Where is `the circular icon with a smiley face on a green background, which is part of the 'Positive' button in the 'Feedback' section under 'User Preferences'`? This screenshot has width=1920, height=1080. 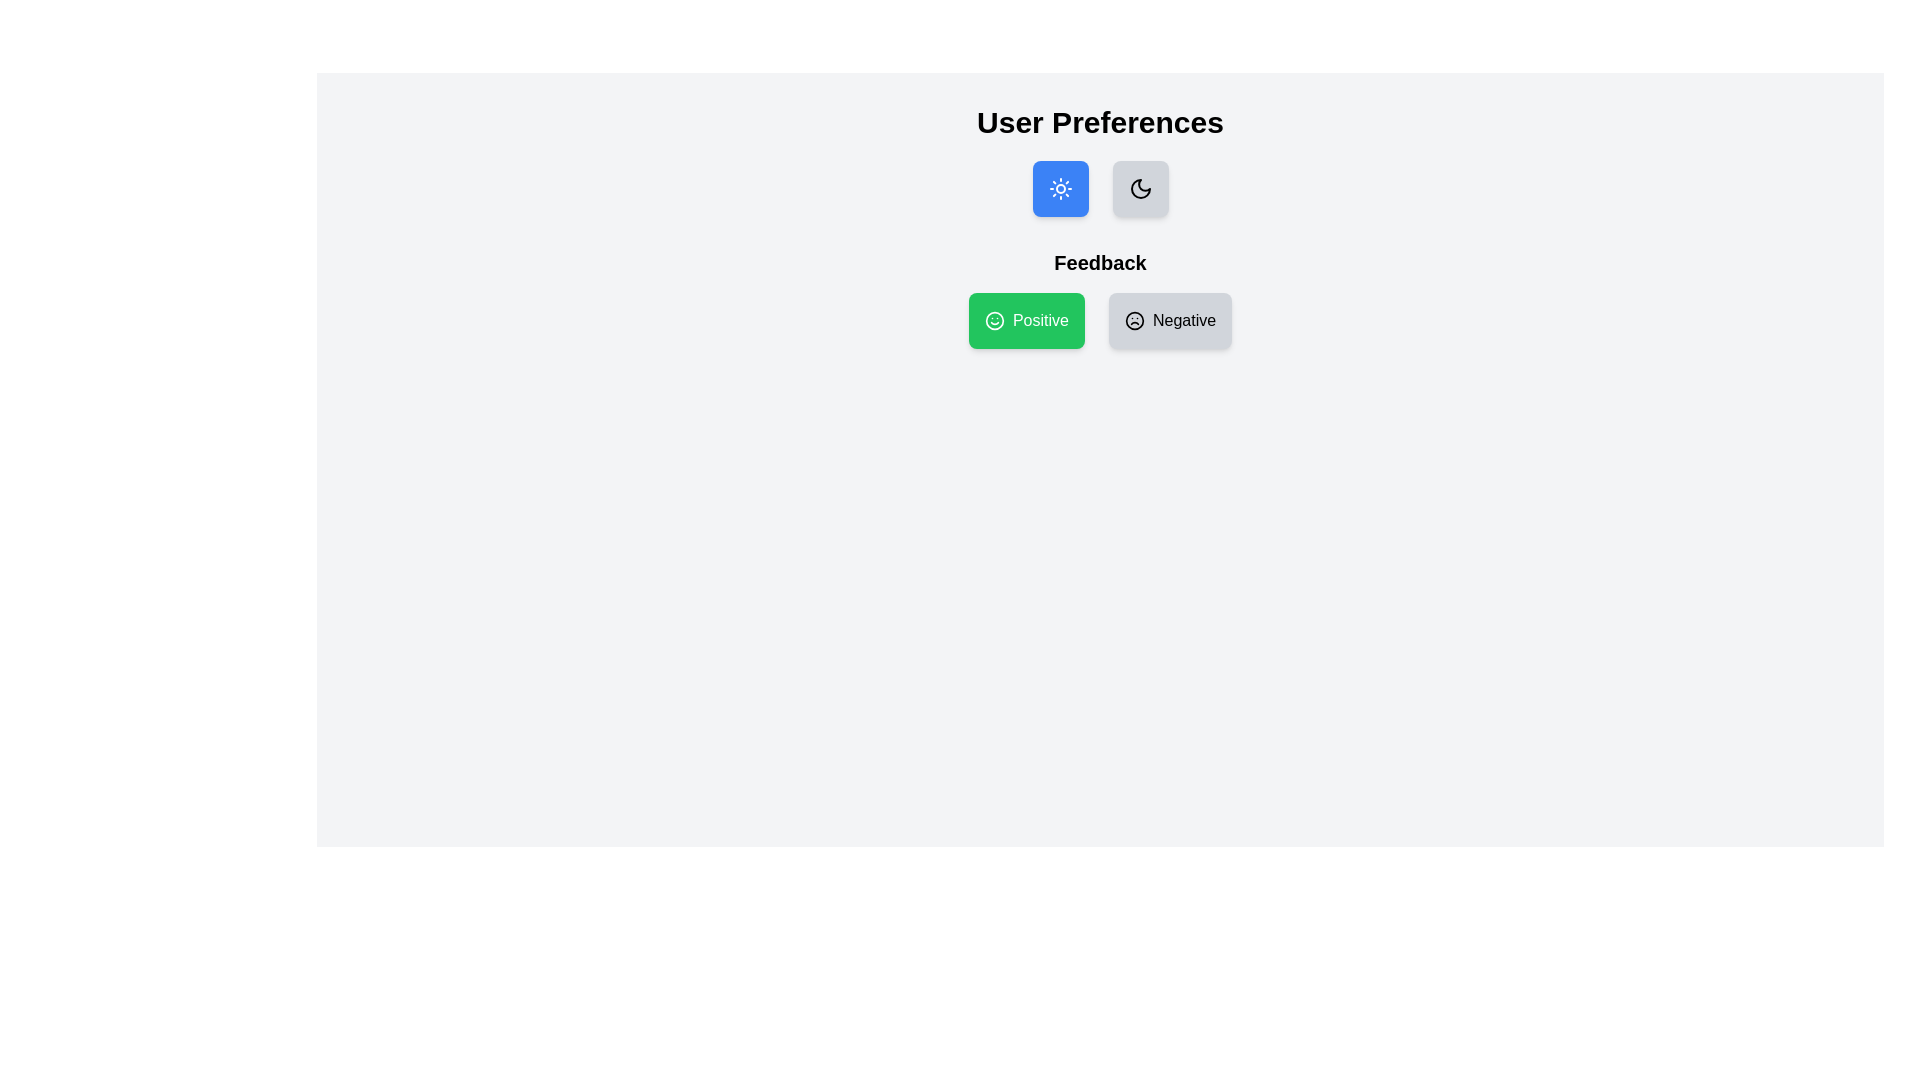 the circular icon with a smiley face on a green background, which is part of the 'Positive' button in the 'Feedback' section under 'User Preferences' is located at coordinates (994, 319).